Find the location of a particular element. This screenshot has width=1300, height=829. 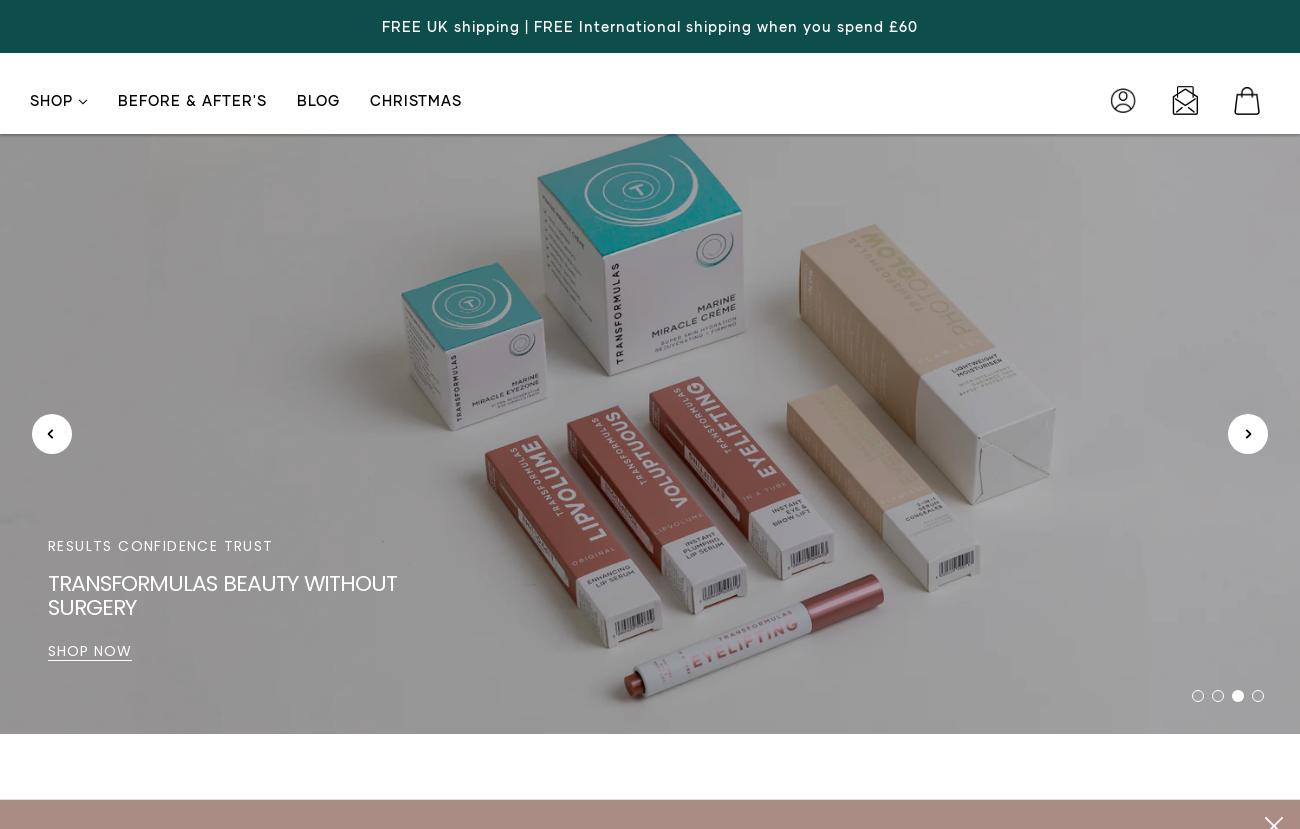

'Discover our 'Best' kept secret' is located at coordinates (216, 607).